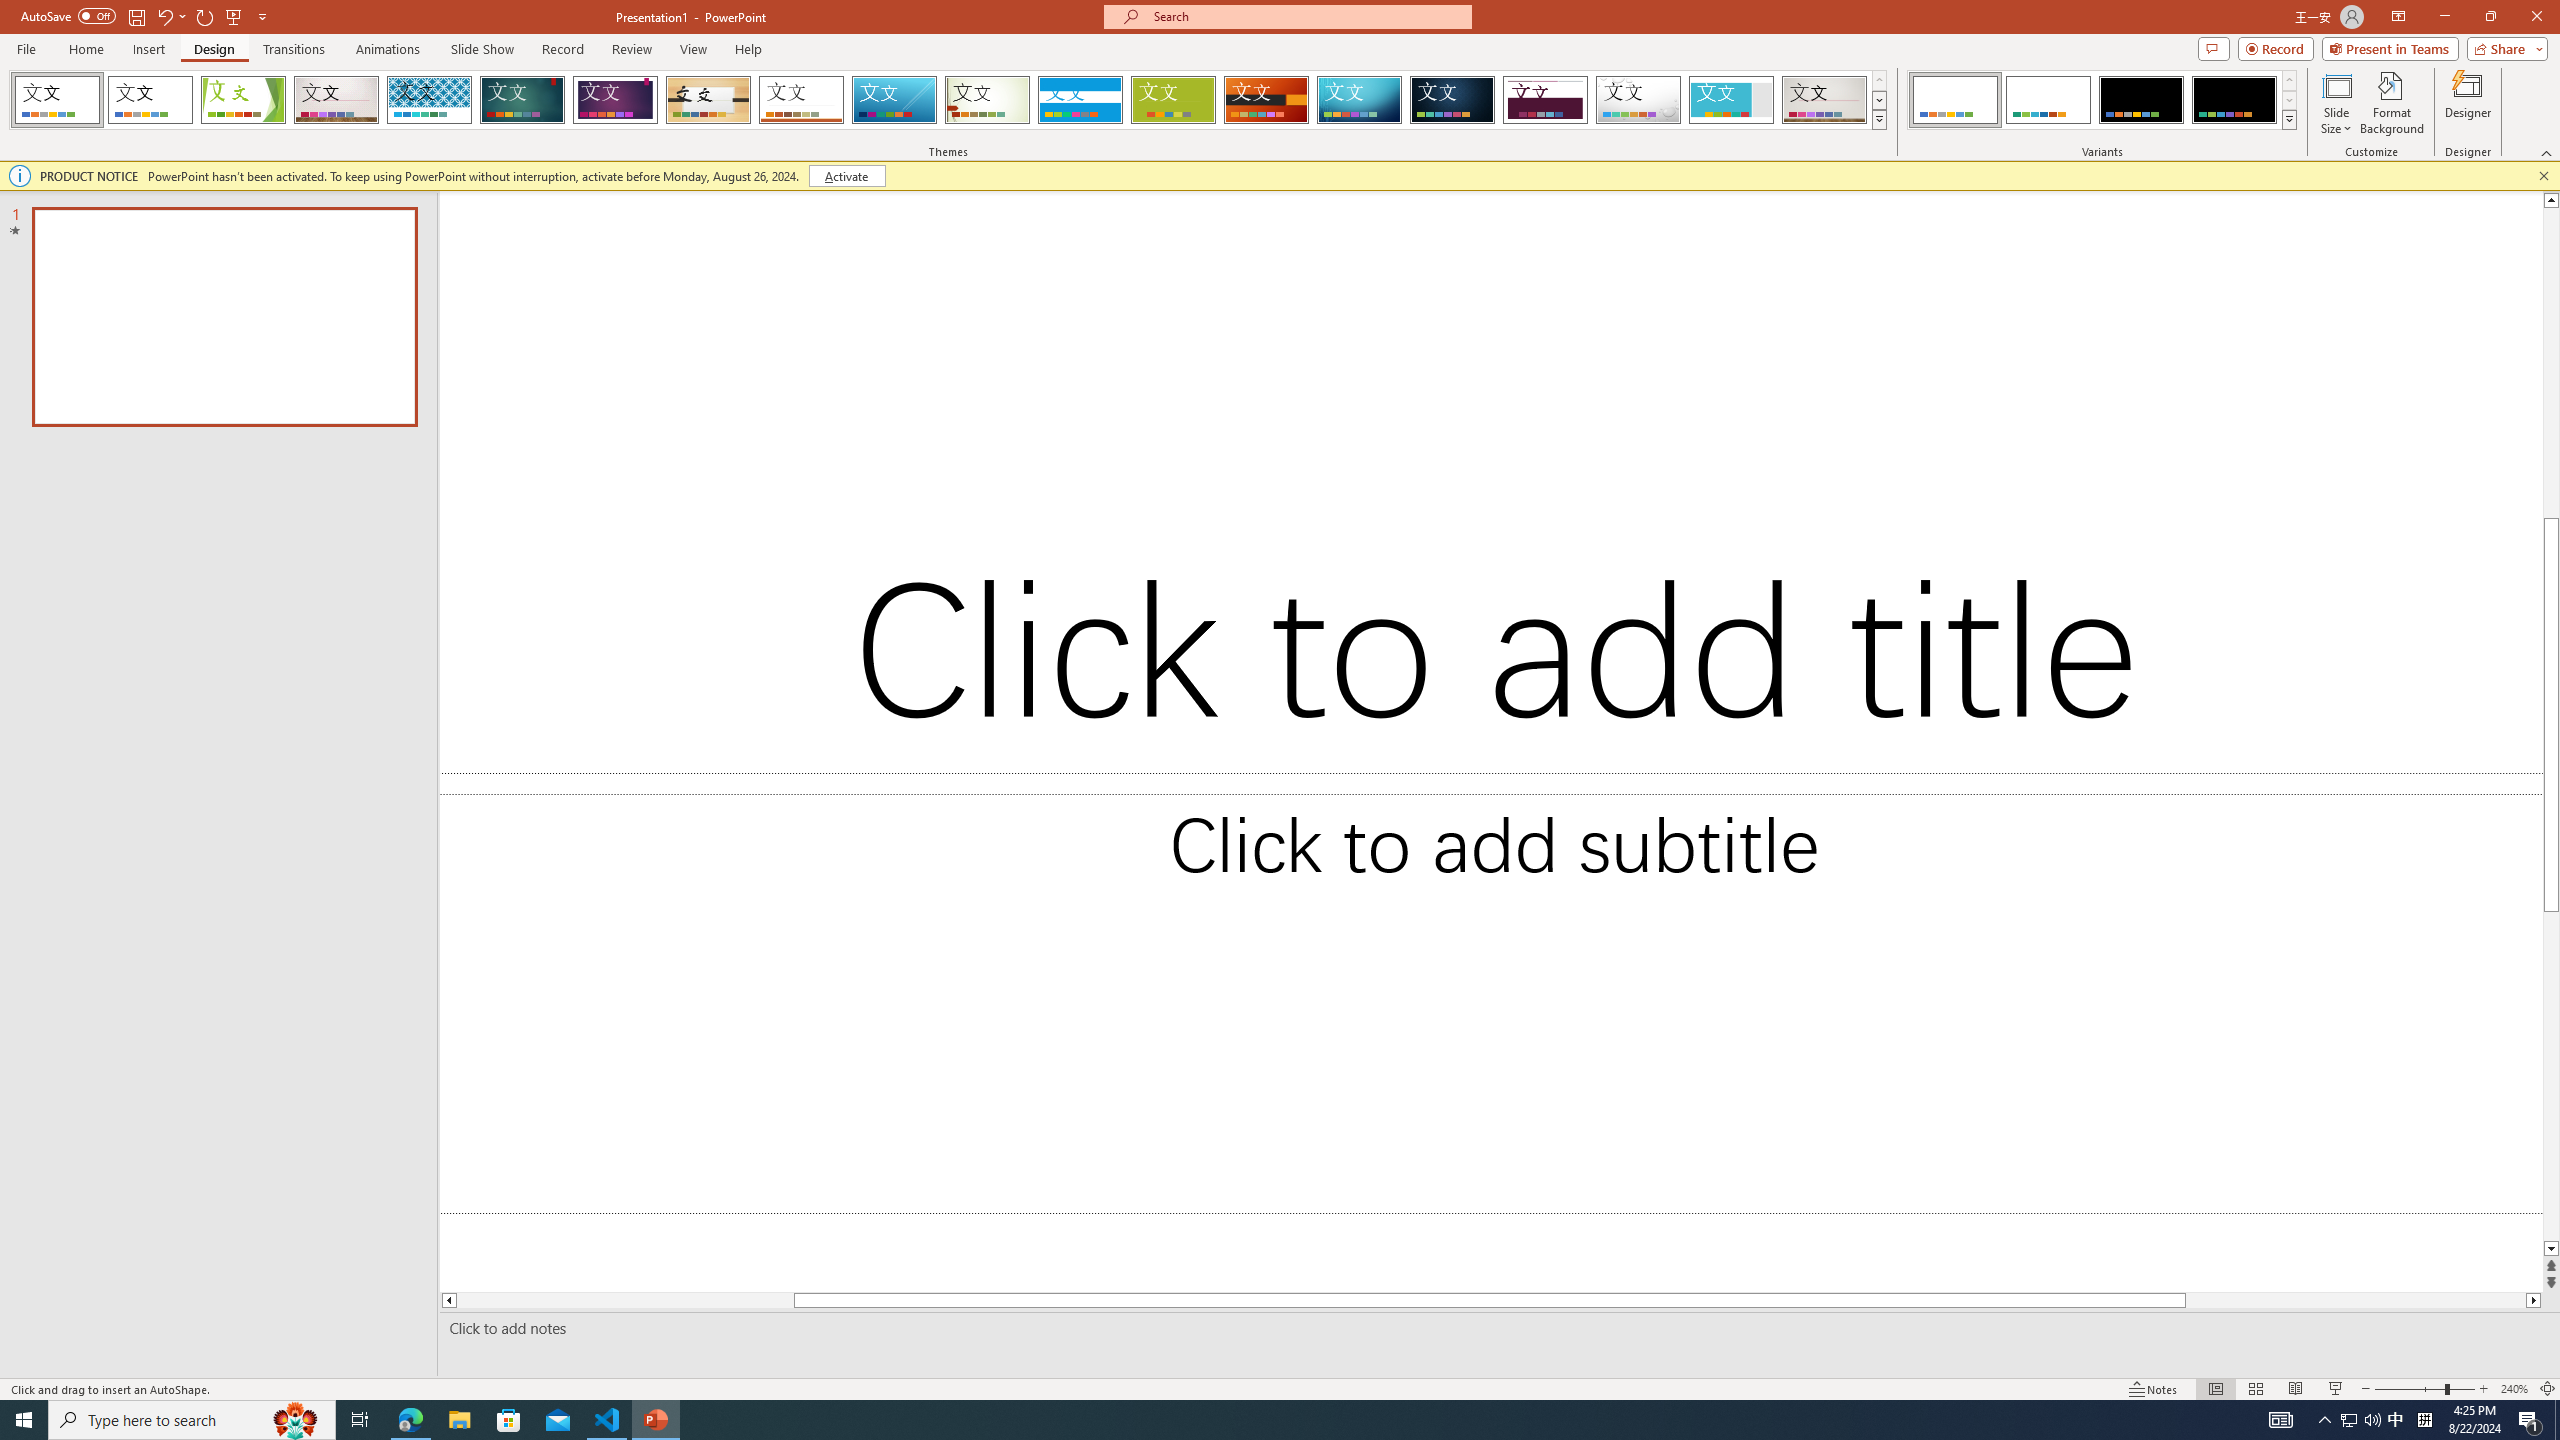  I want to click on 'Droplet', so click(1638, 99).